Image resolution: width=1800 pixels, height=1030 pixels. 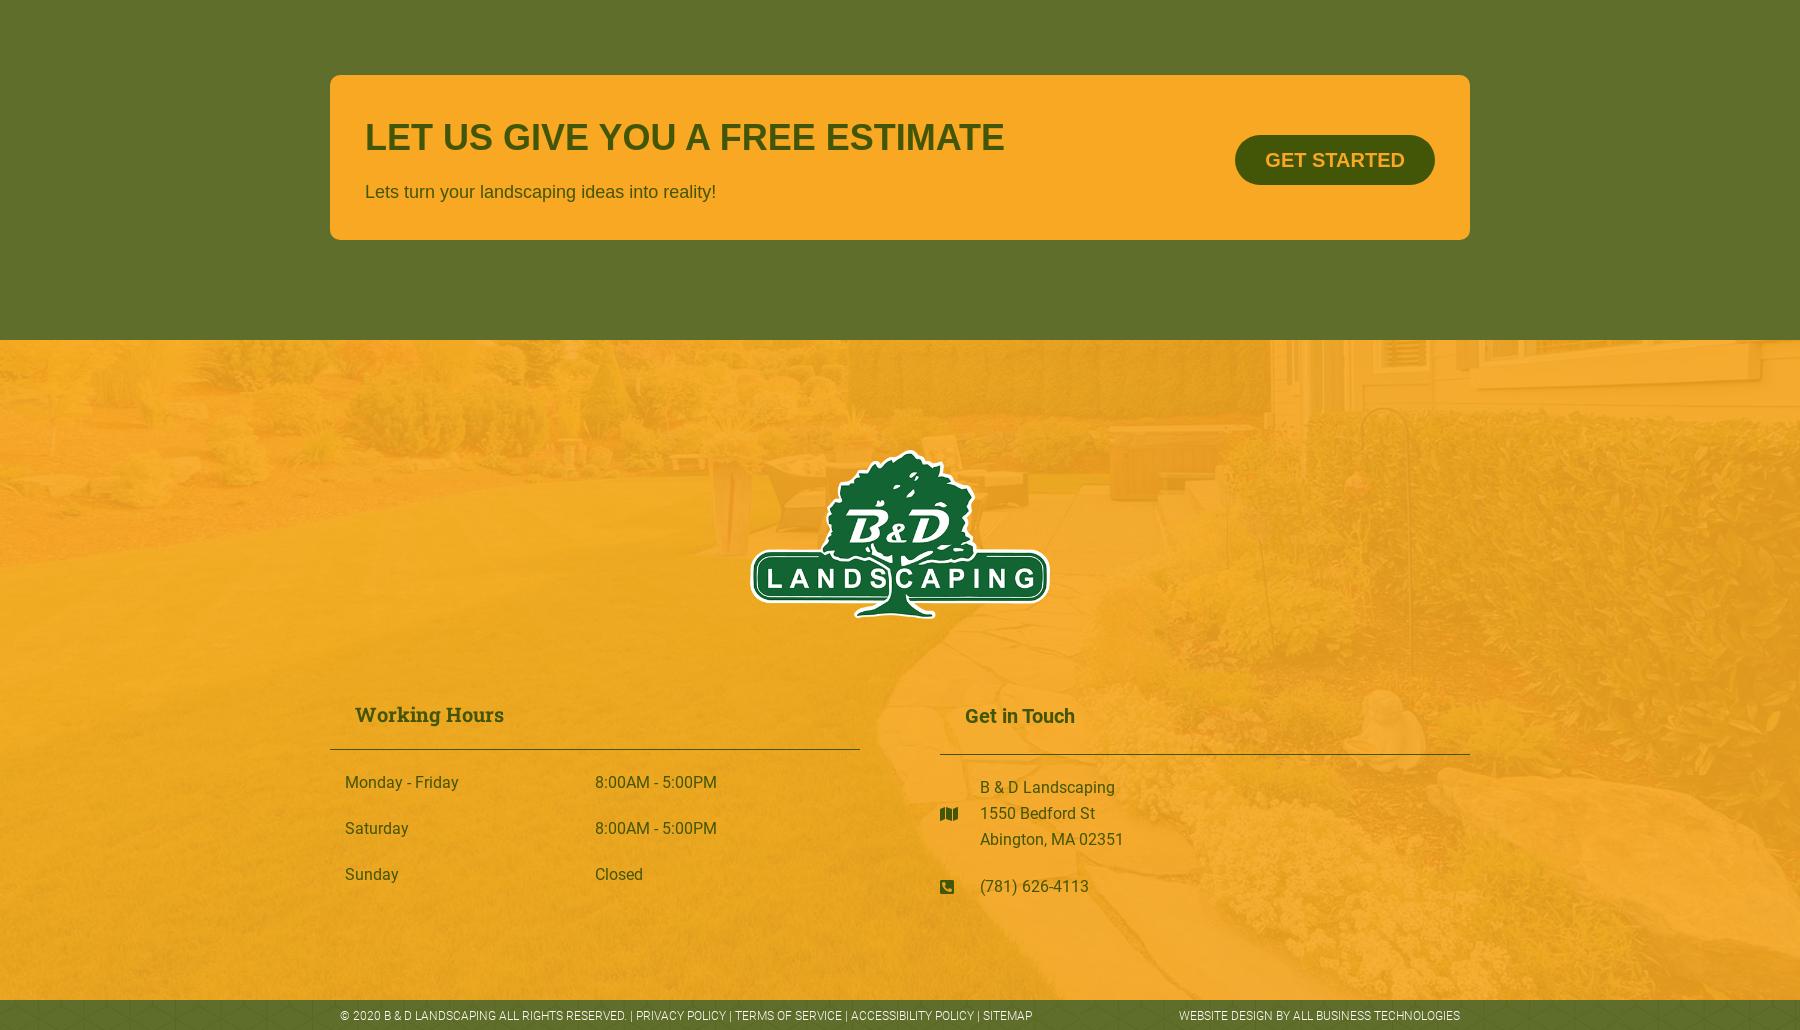 What do you see at coordinates (851, 1013) in the screenshot?
I see `'Accessibility Policy'` at bounding box center [851, 1013].